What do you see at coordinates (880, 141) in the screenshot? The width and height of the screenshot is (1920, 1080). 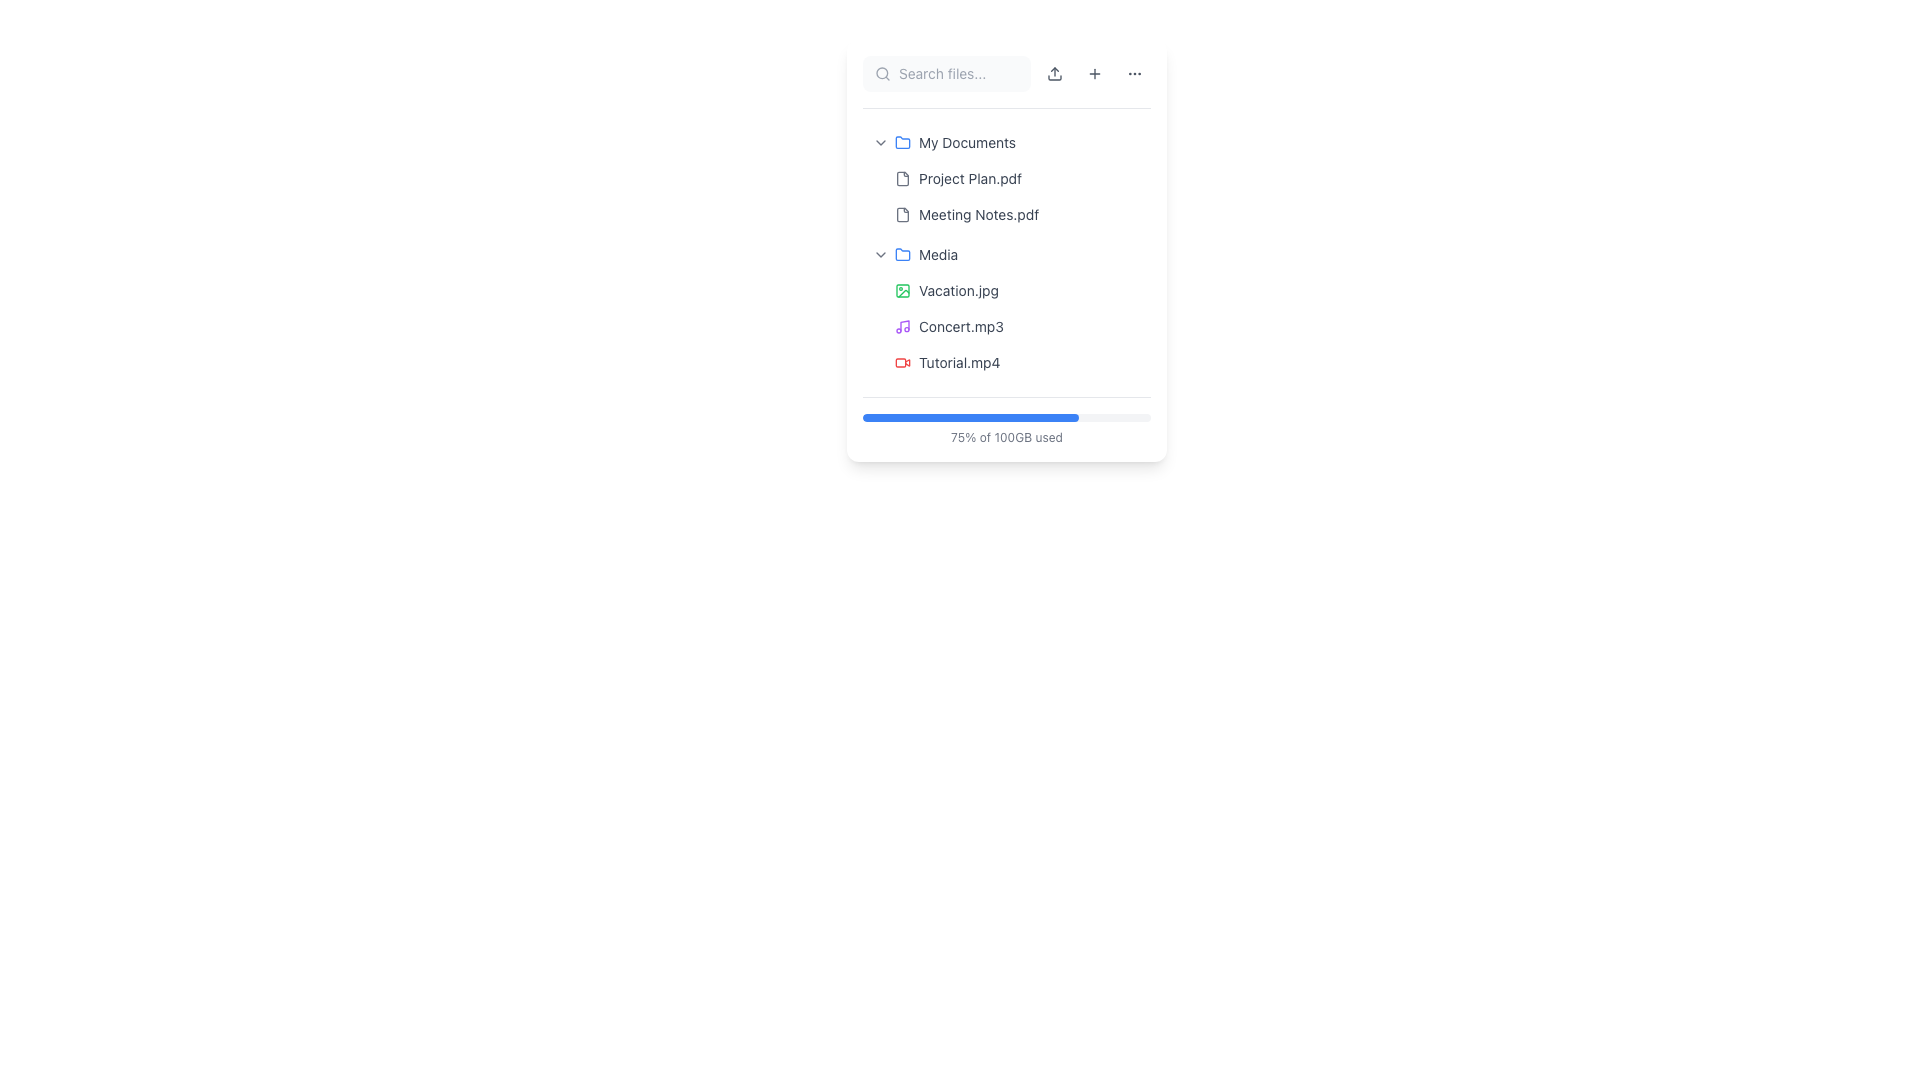 I see `the Dropdown toggle button with a chevron-down icon located to the left of the 'My Documents' label` at bounding box center [880, 141].